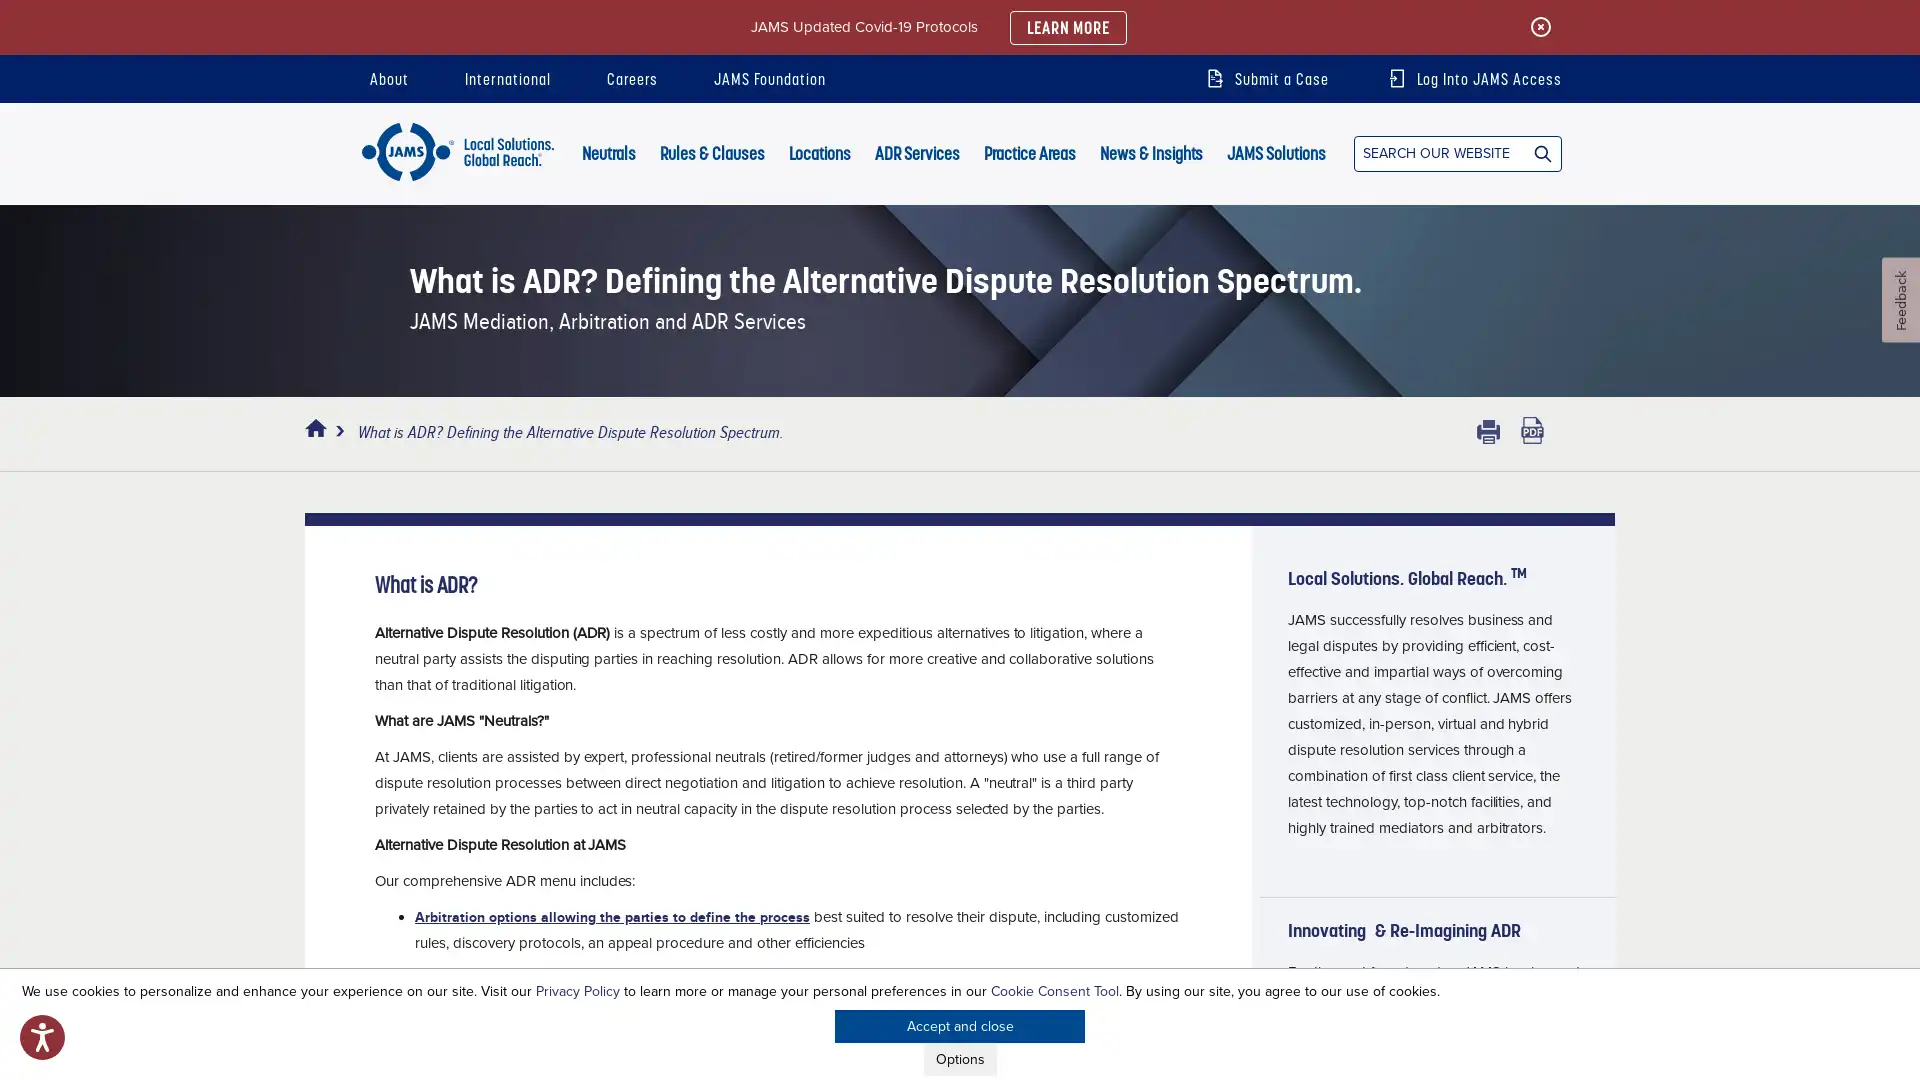  I want to click on Accept and close, so click(960, 1026).